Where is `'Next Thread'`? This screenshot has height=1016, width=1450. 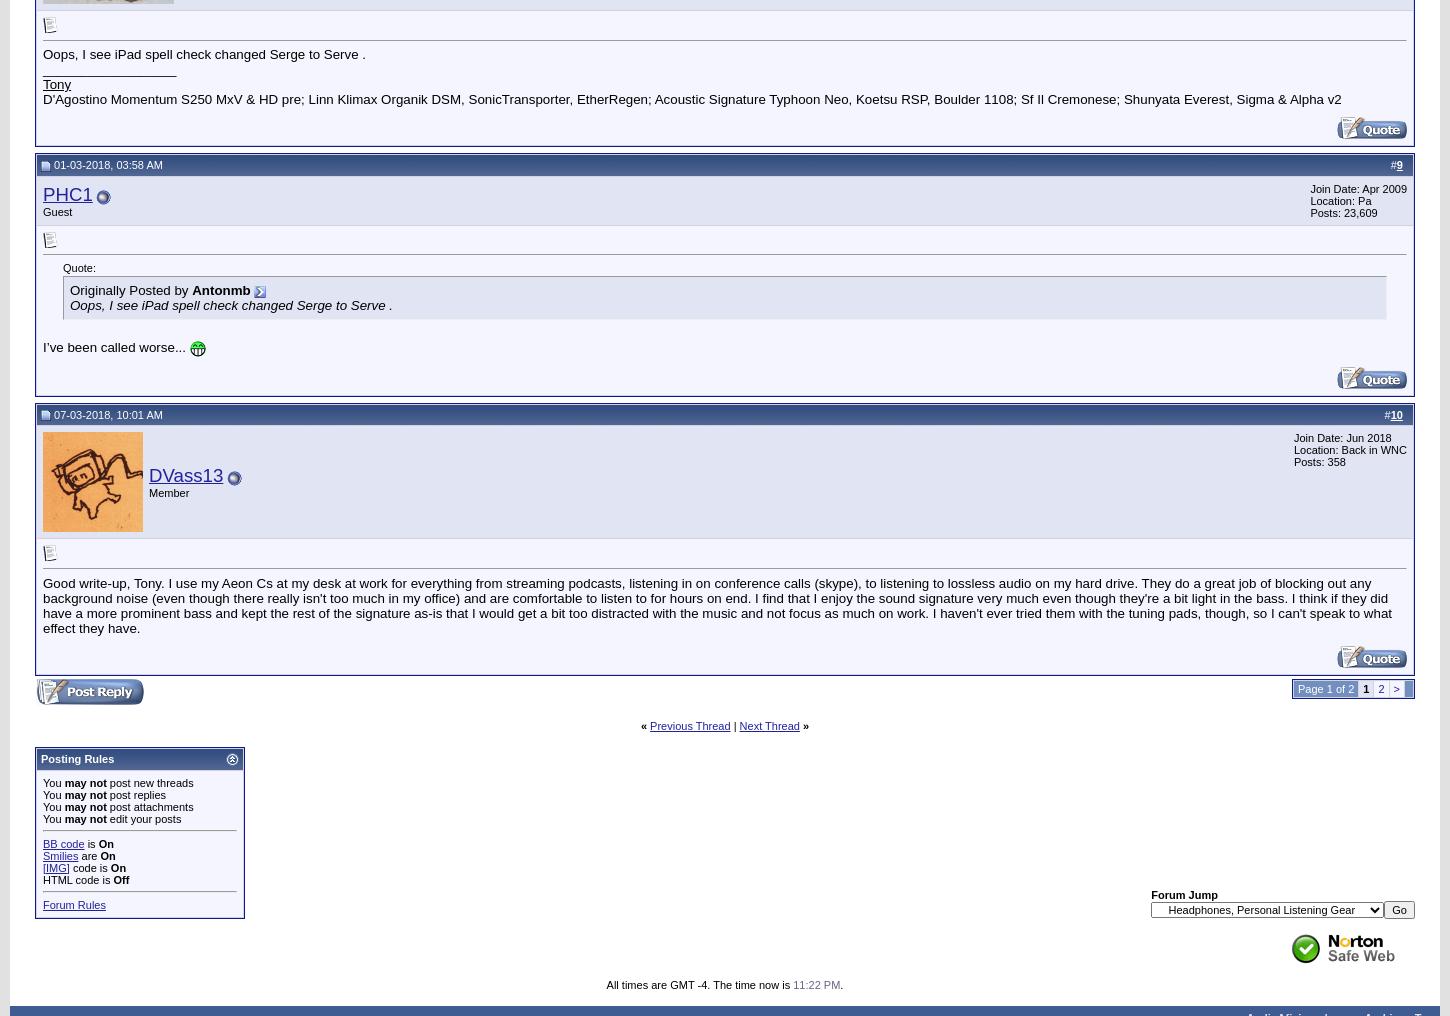
'Next Thread' is located at coordinates (768, 725).